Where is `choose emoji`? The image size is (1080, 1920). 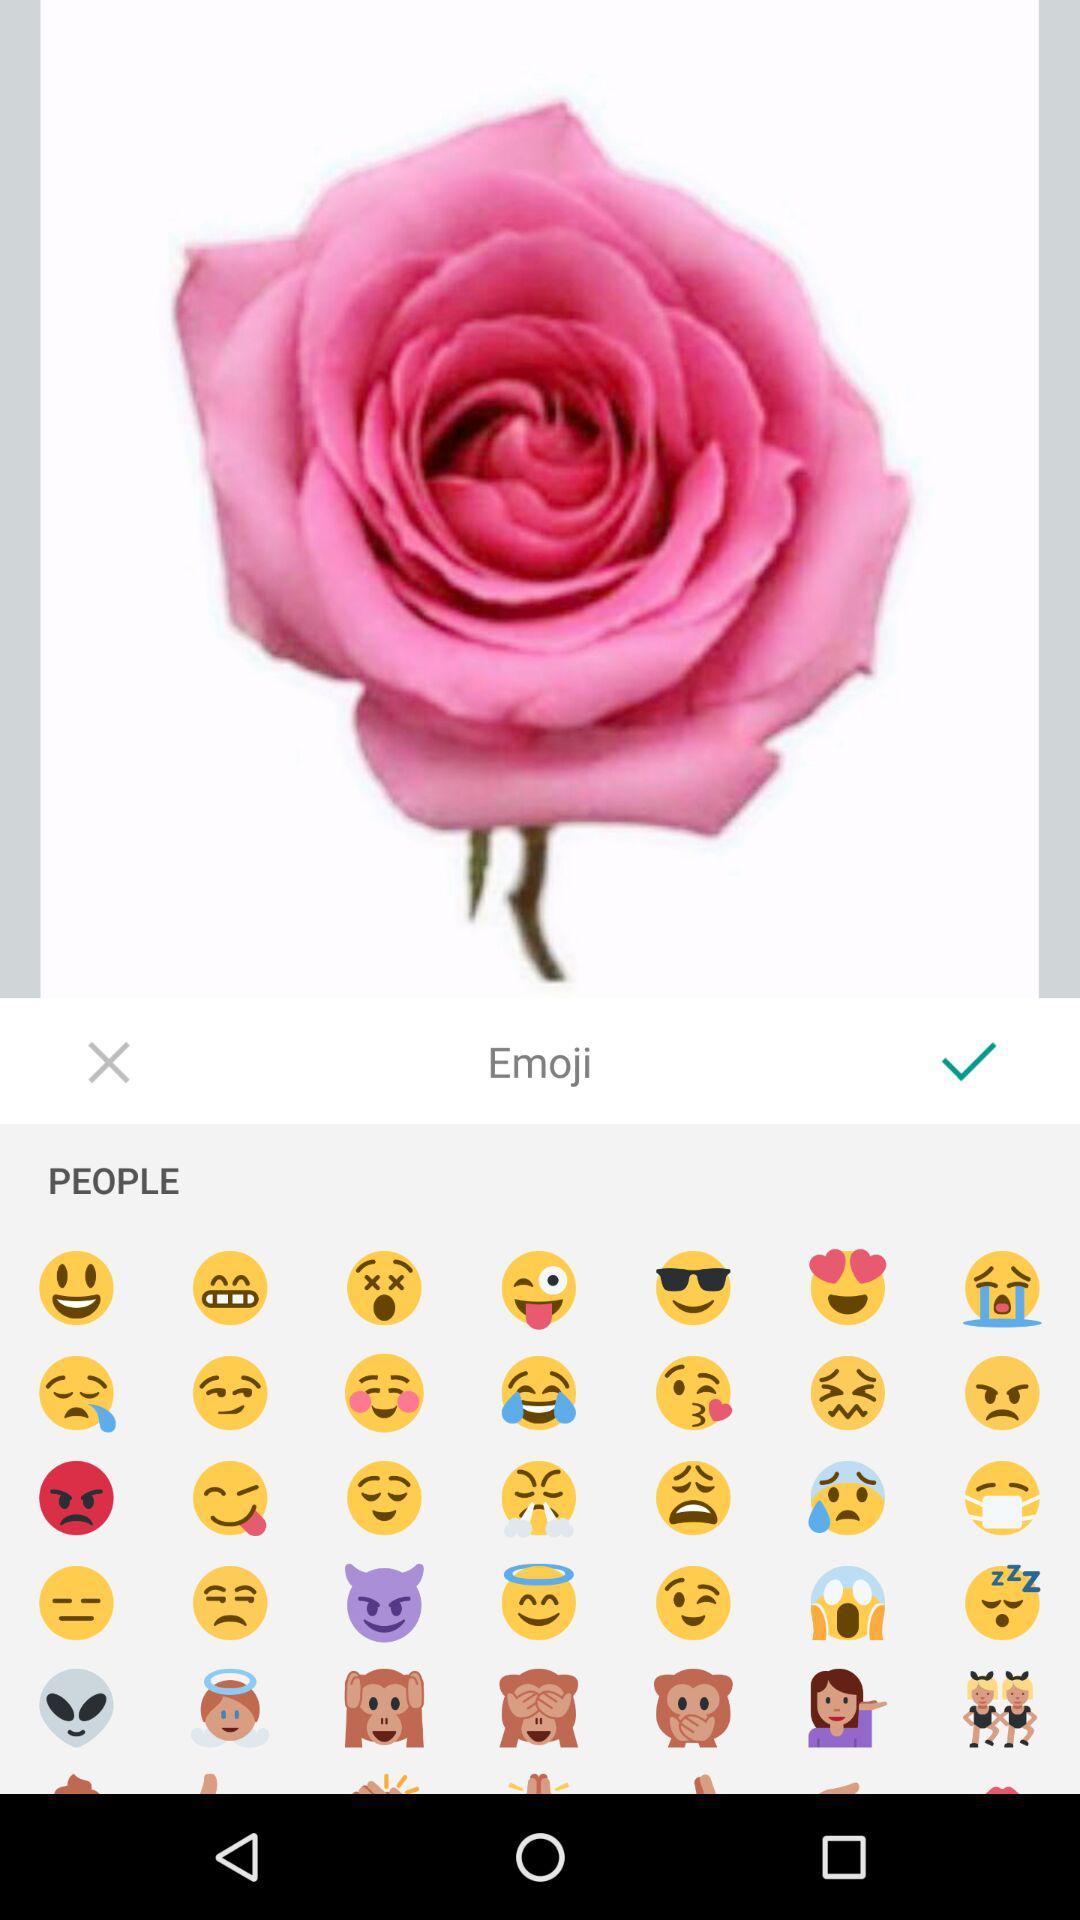
choose emoji is located at coordinates (384, 1288).